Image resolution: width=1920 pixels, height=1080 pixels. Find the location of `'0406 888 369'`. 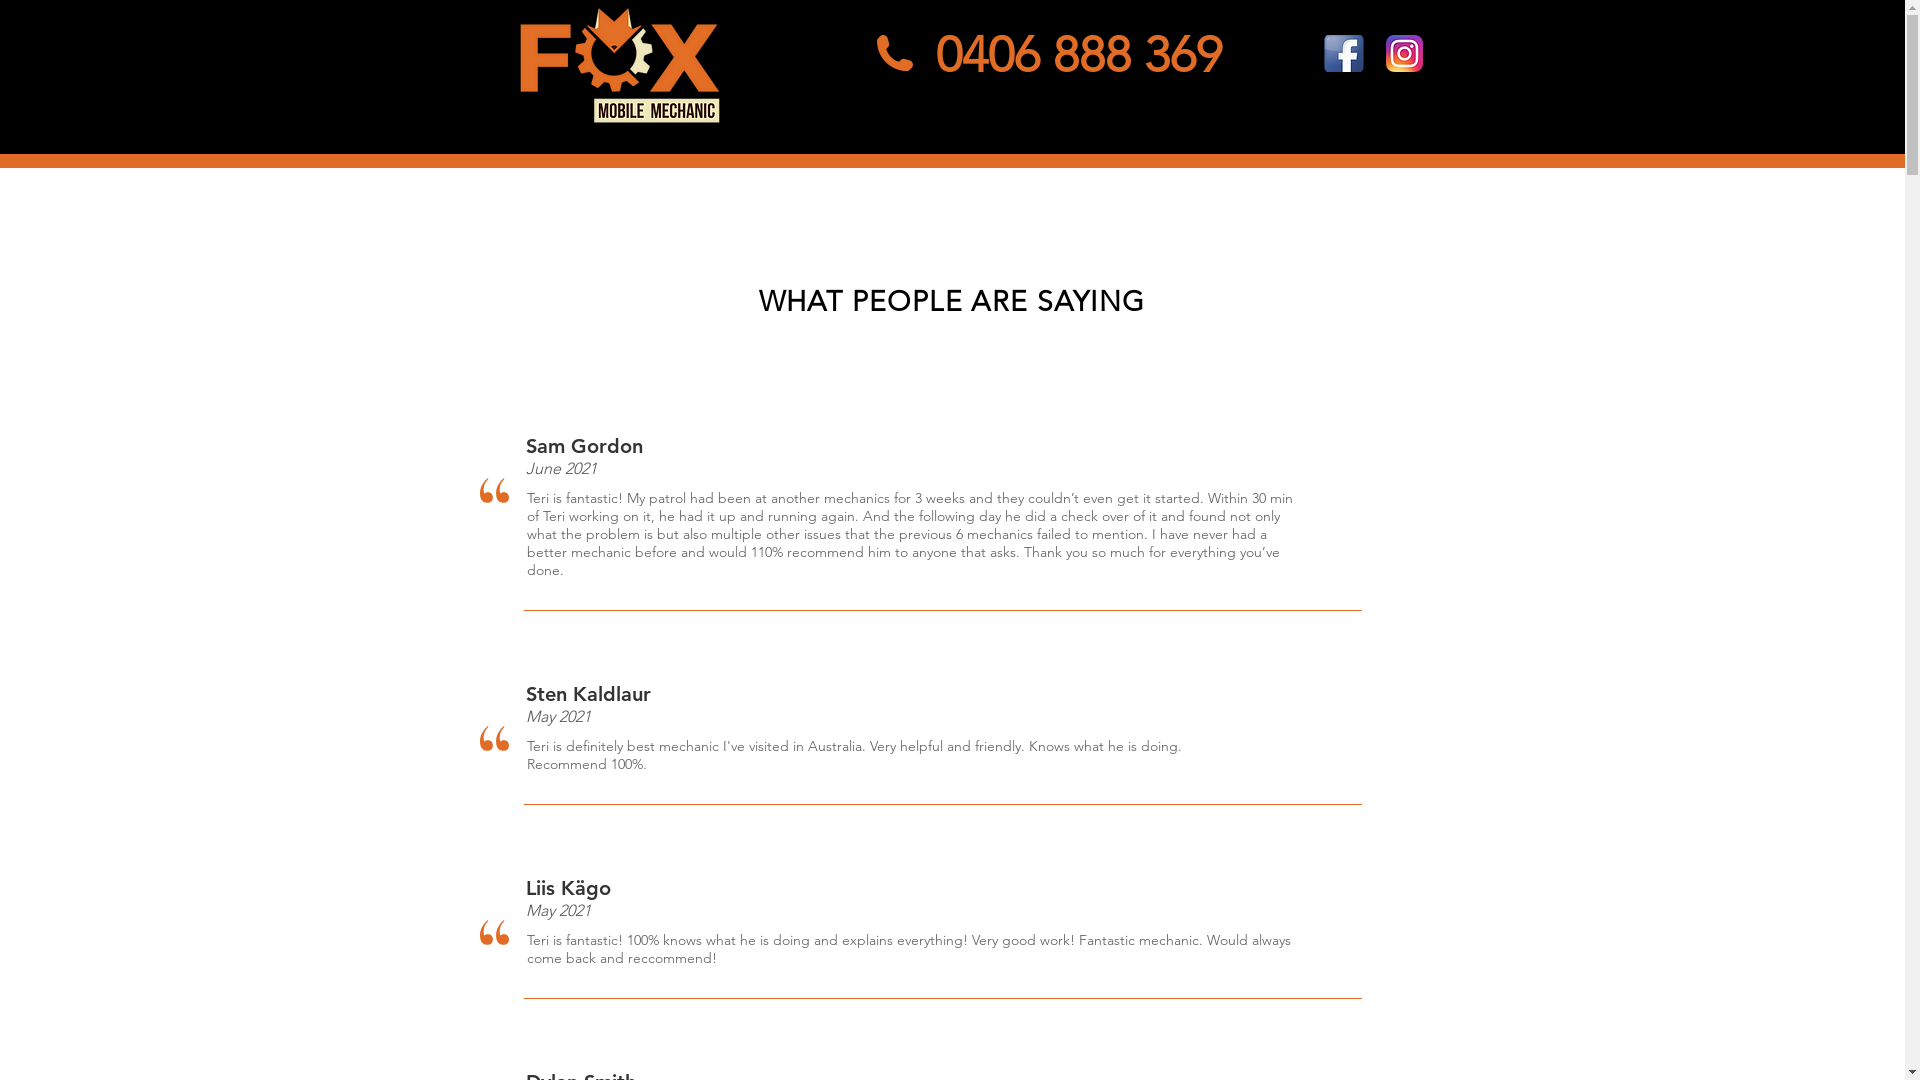

'0406 888 369' is located at coordinates (1078, 53).